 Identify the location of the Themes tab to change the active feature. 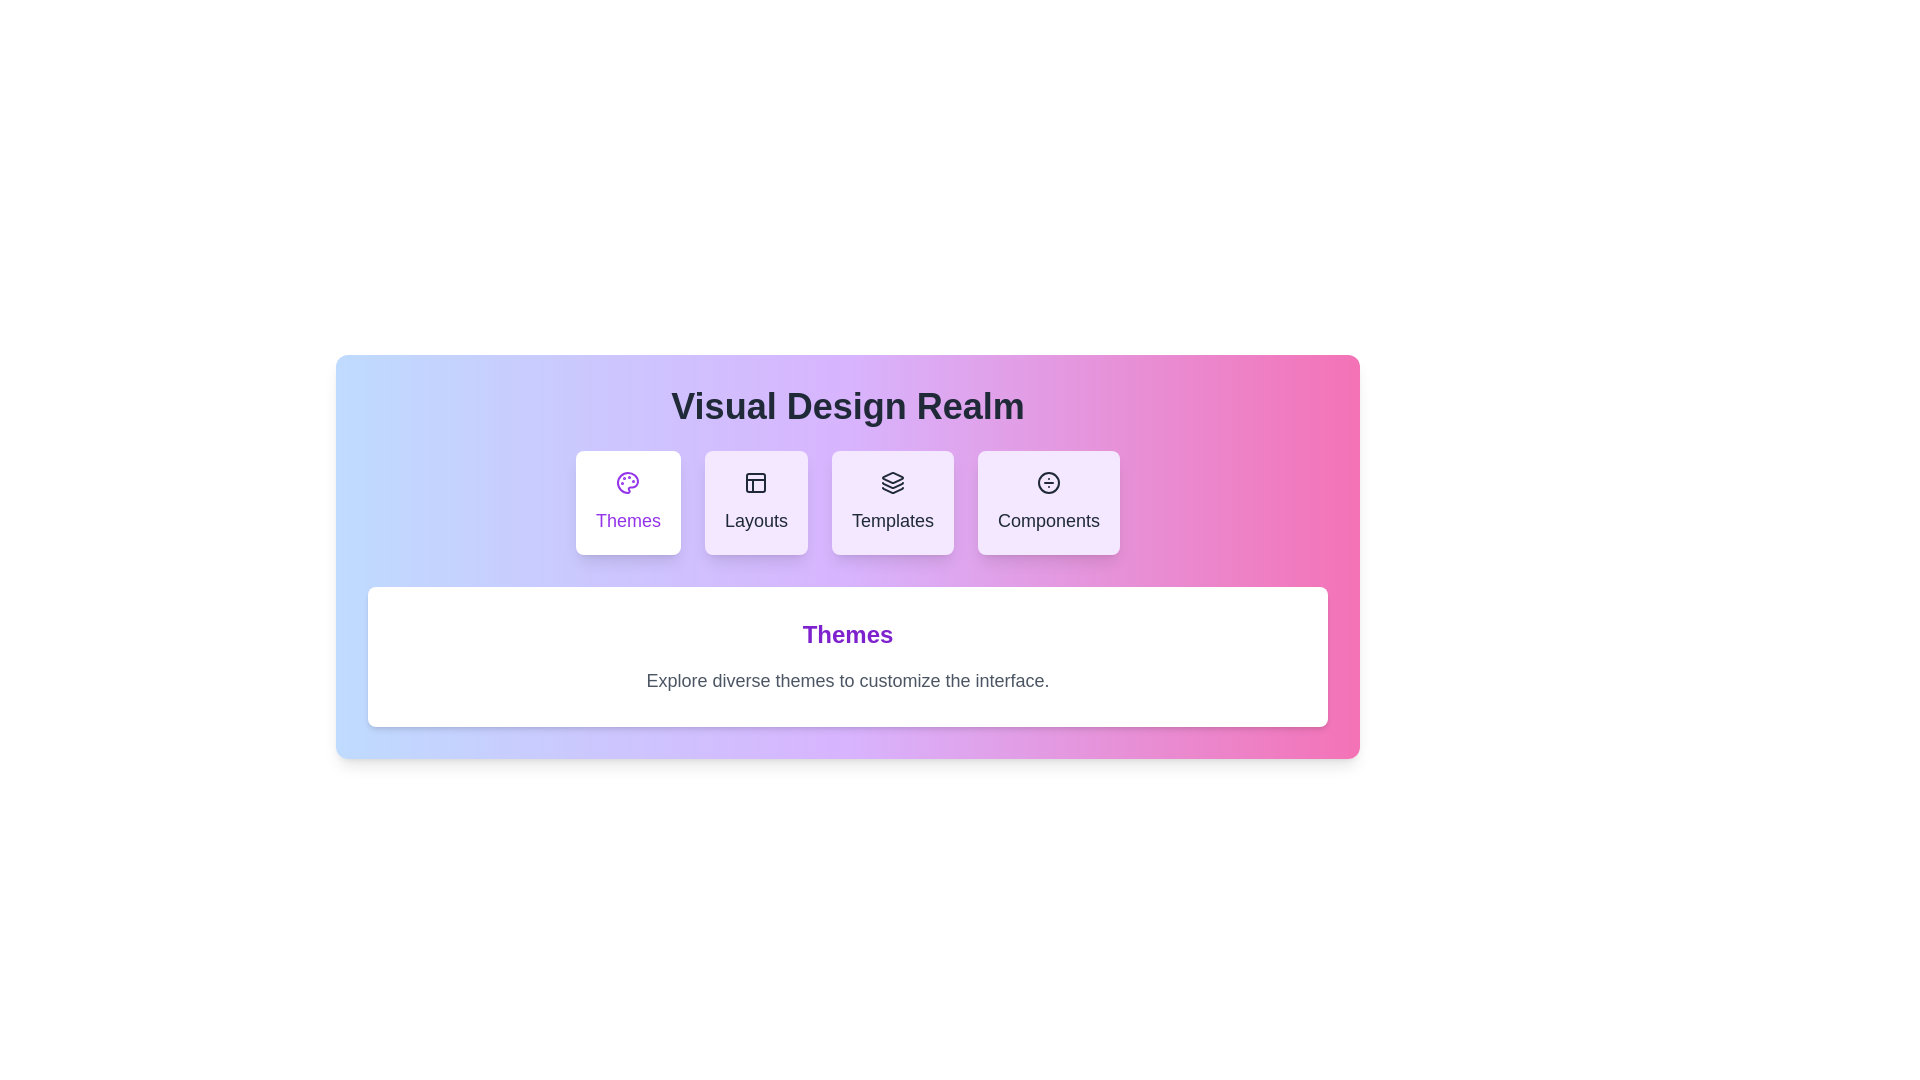
(627, 501).